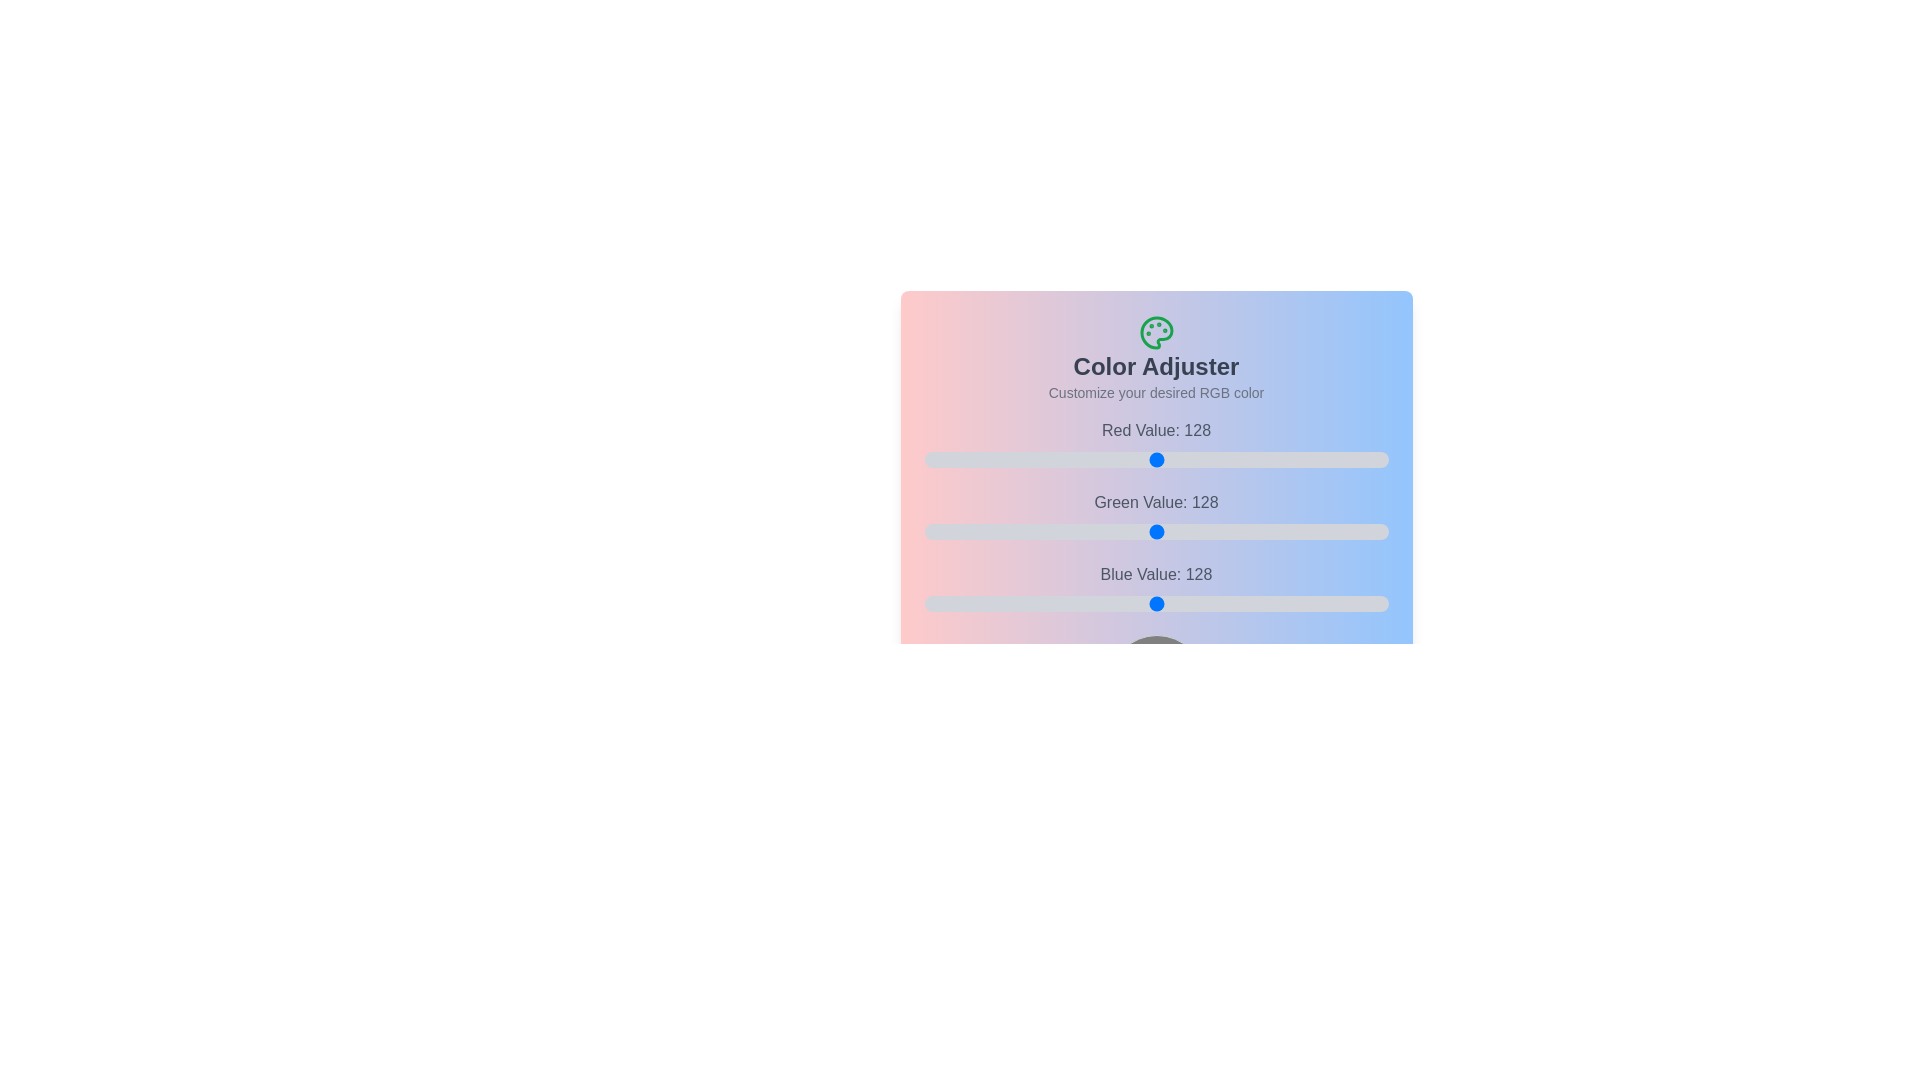 This screenshot has width=1920, height=1080. What do you see at coordinates (1206, 459) in the screenshot?
I see `the 0 slider to 56` at bounding box center [1206, 459].